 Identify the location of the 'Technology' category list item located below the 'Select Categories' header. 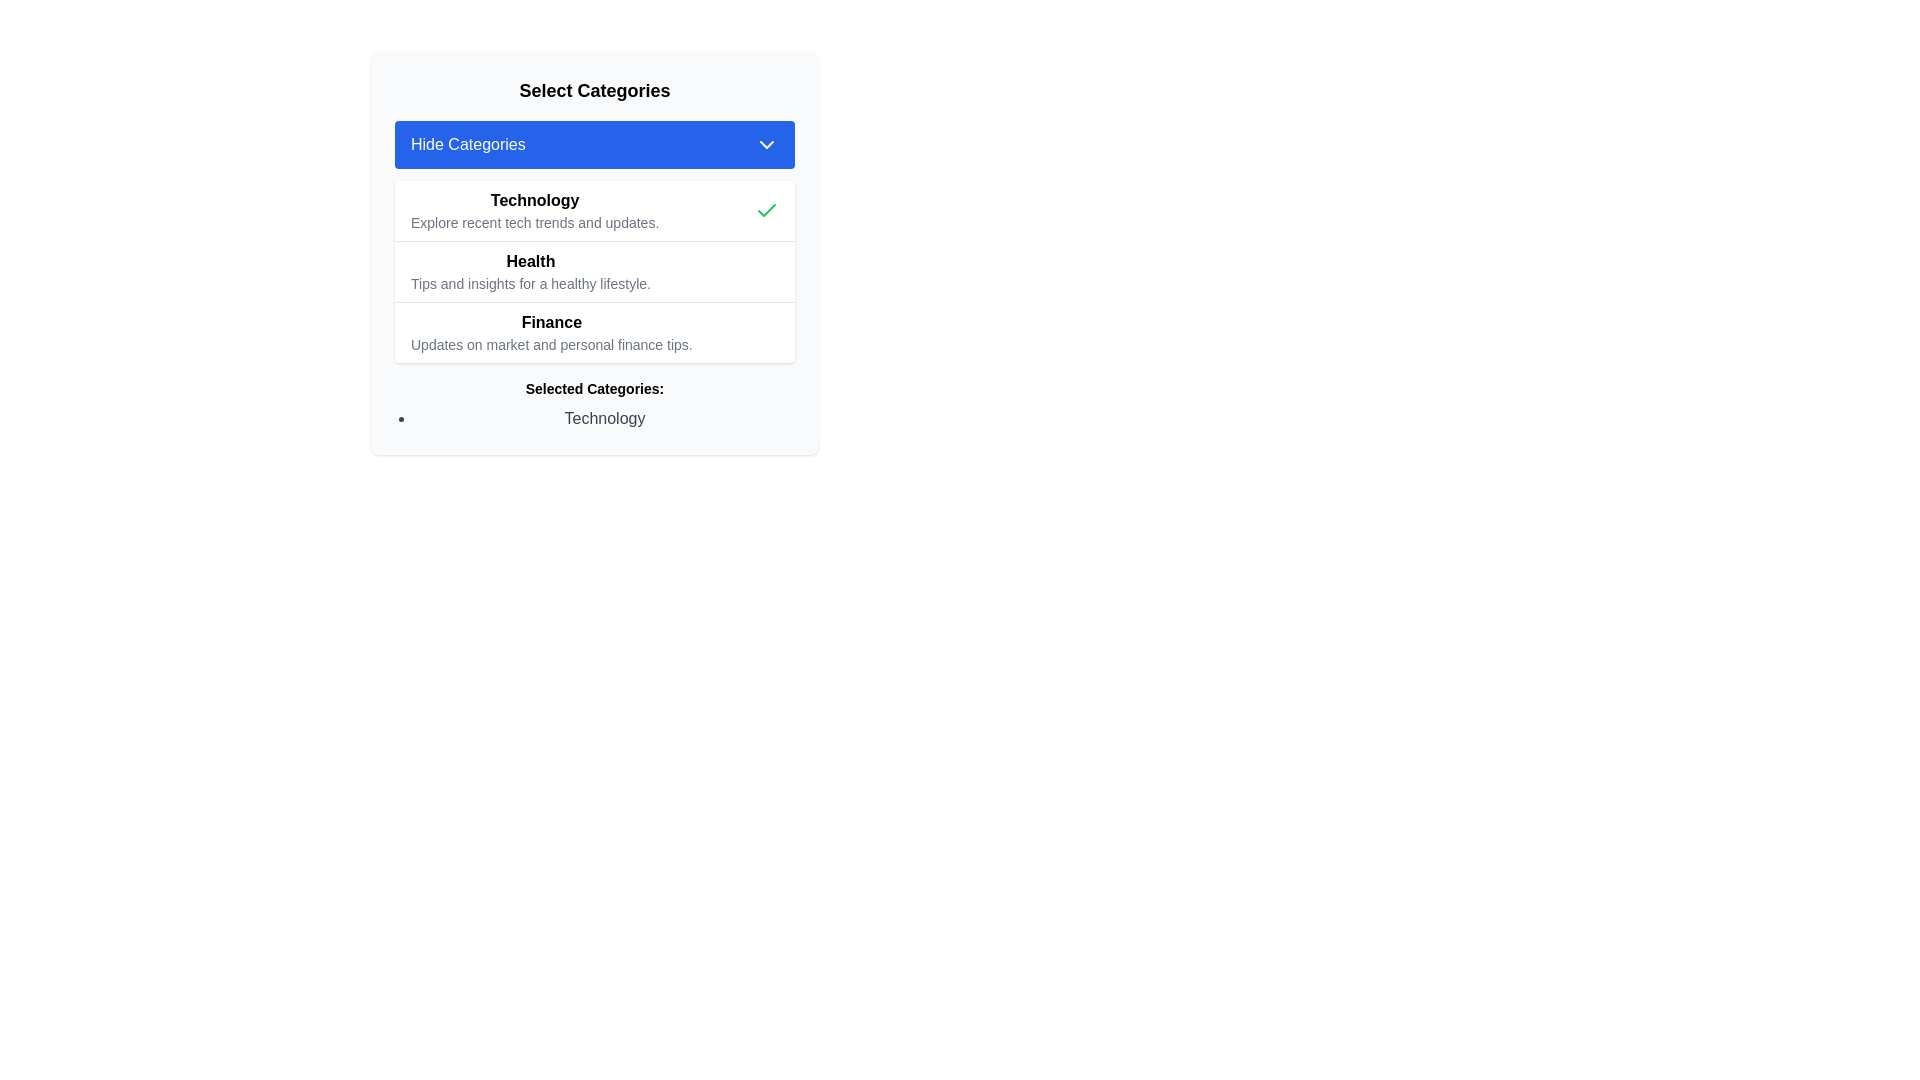
(594, 211).